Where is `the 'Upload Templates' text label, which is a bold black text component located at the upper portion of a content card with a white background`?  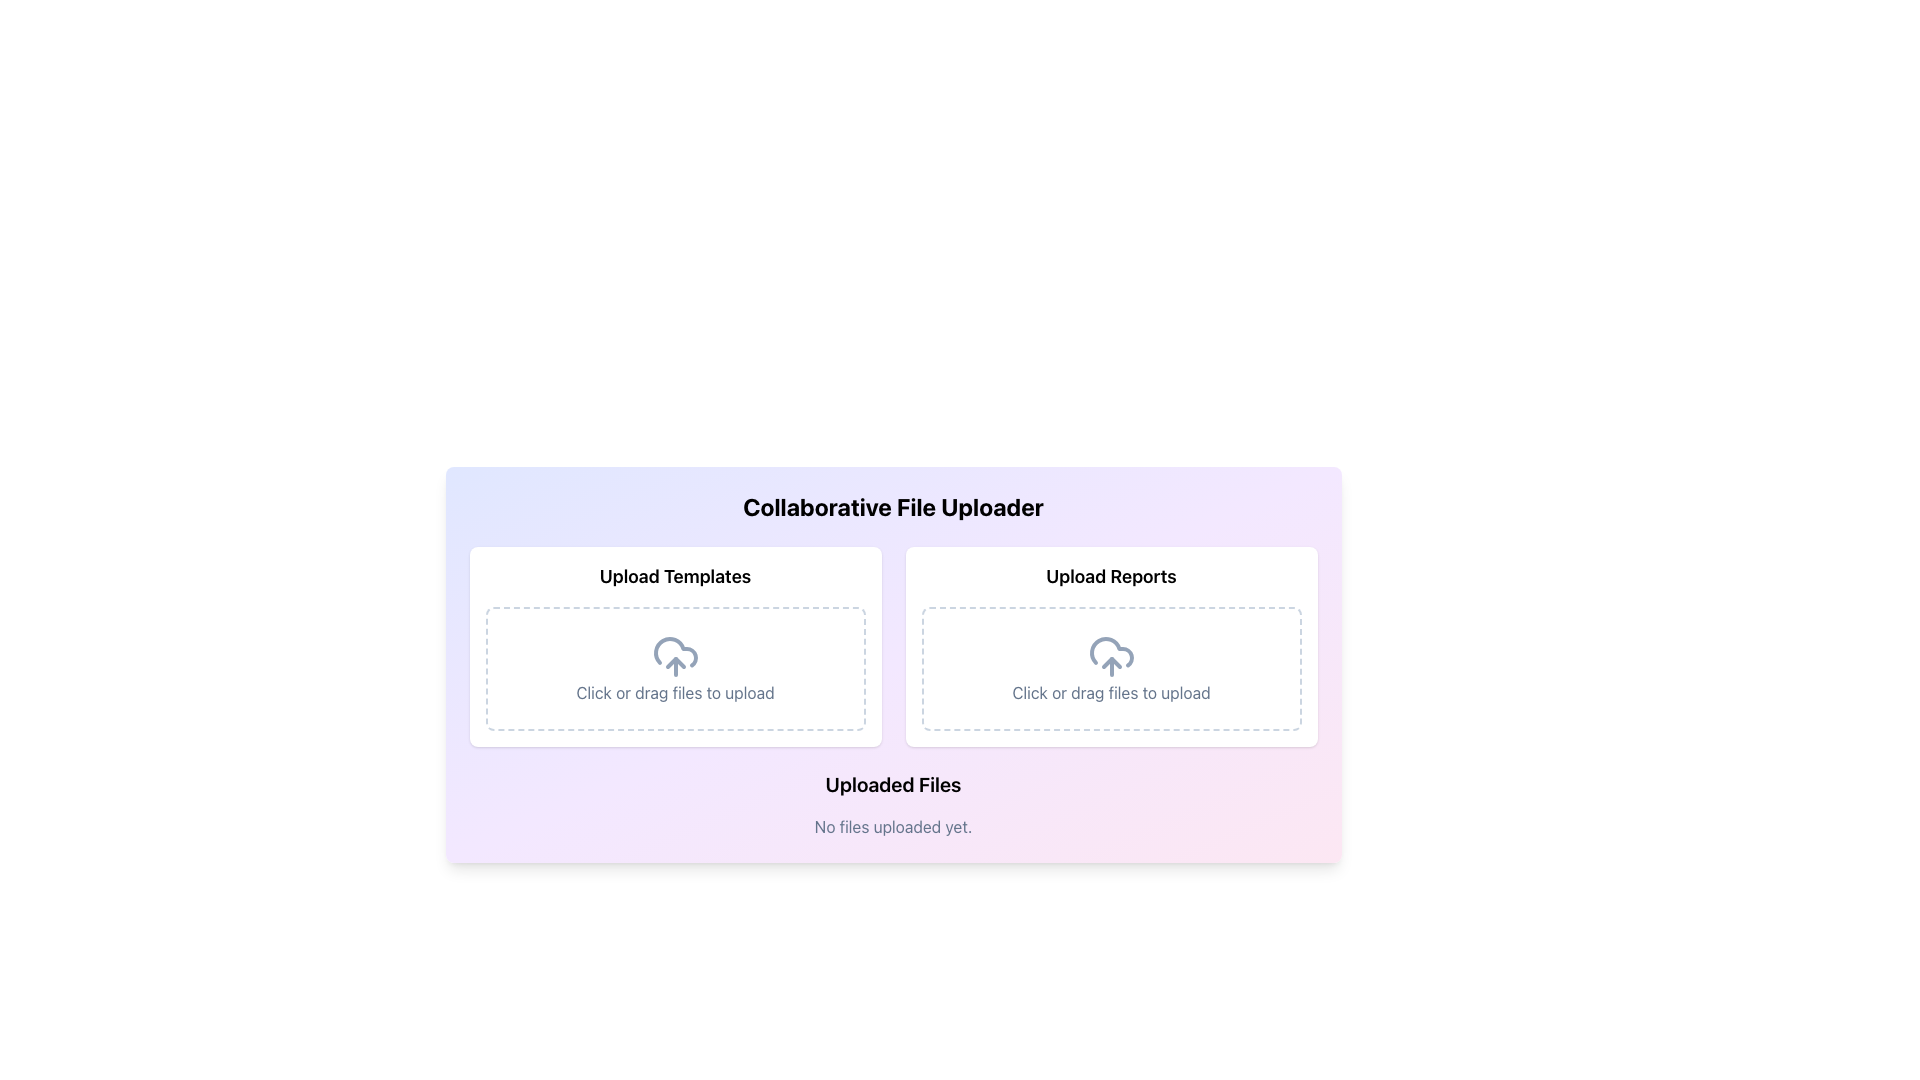
the 'Upload Templates' text label, which is a bold black text component located at the upper portion of a content card with a white background is located at coordinates (675, 577).